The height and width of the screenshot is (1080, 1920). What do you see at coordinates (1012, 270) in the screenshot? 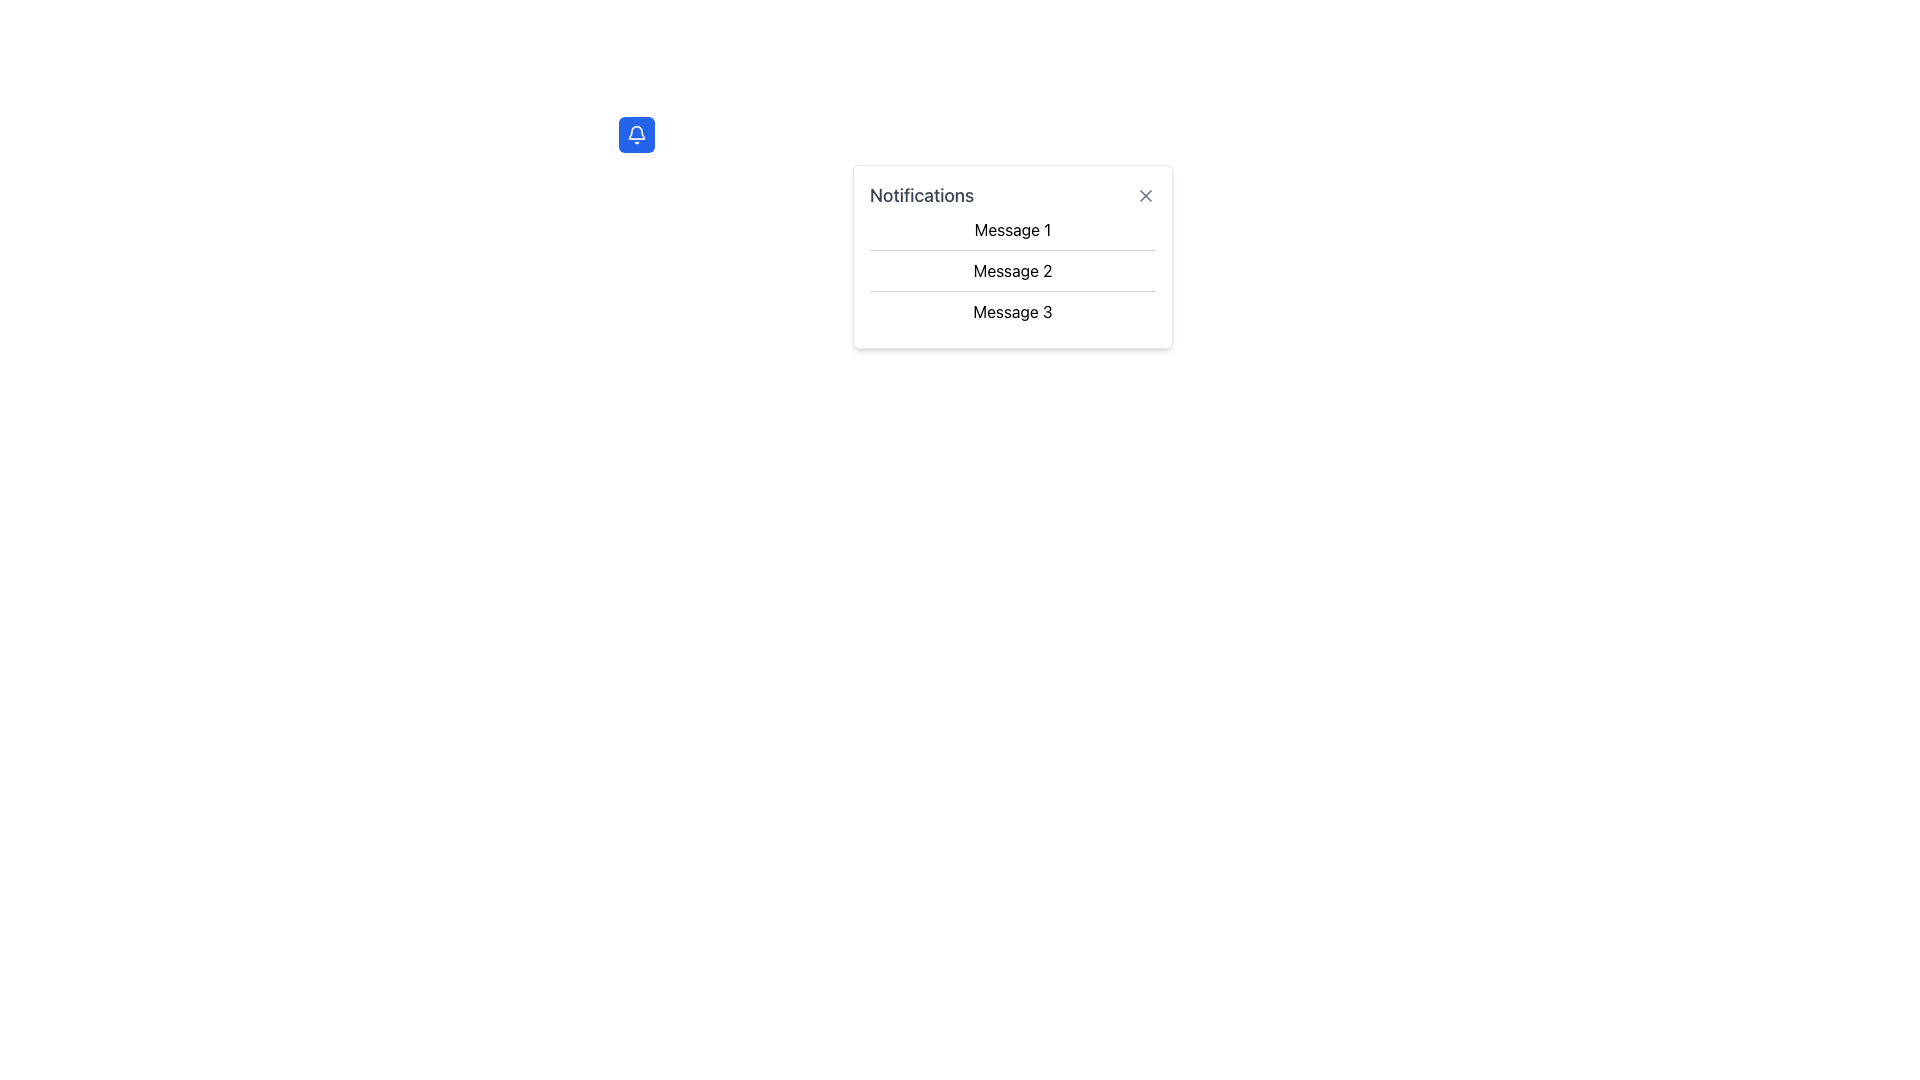
I see `the second message item in the notification list, which is represented as a non-interactive text label` at bounding box center [1012, 270].